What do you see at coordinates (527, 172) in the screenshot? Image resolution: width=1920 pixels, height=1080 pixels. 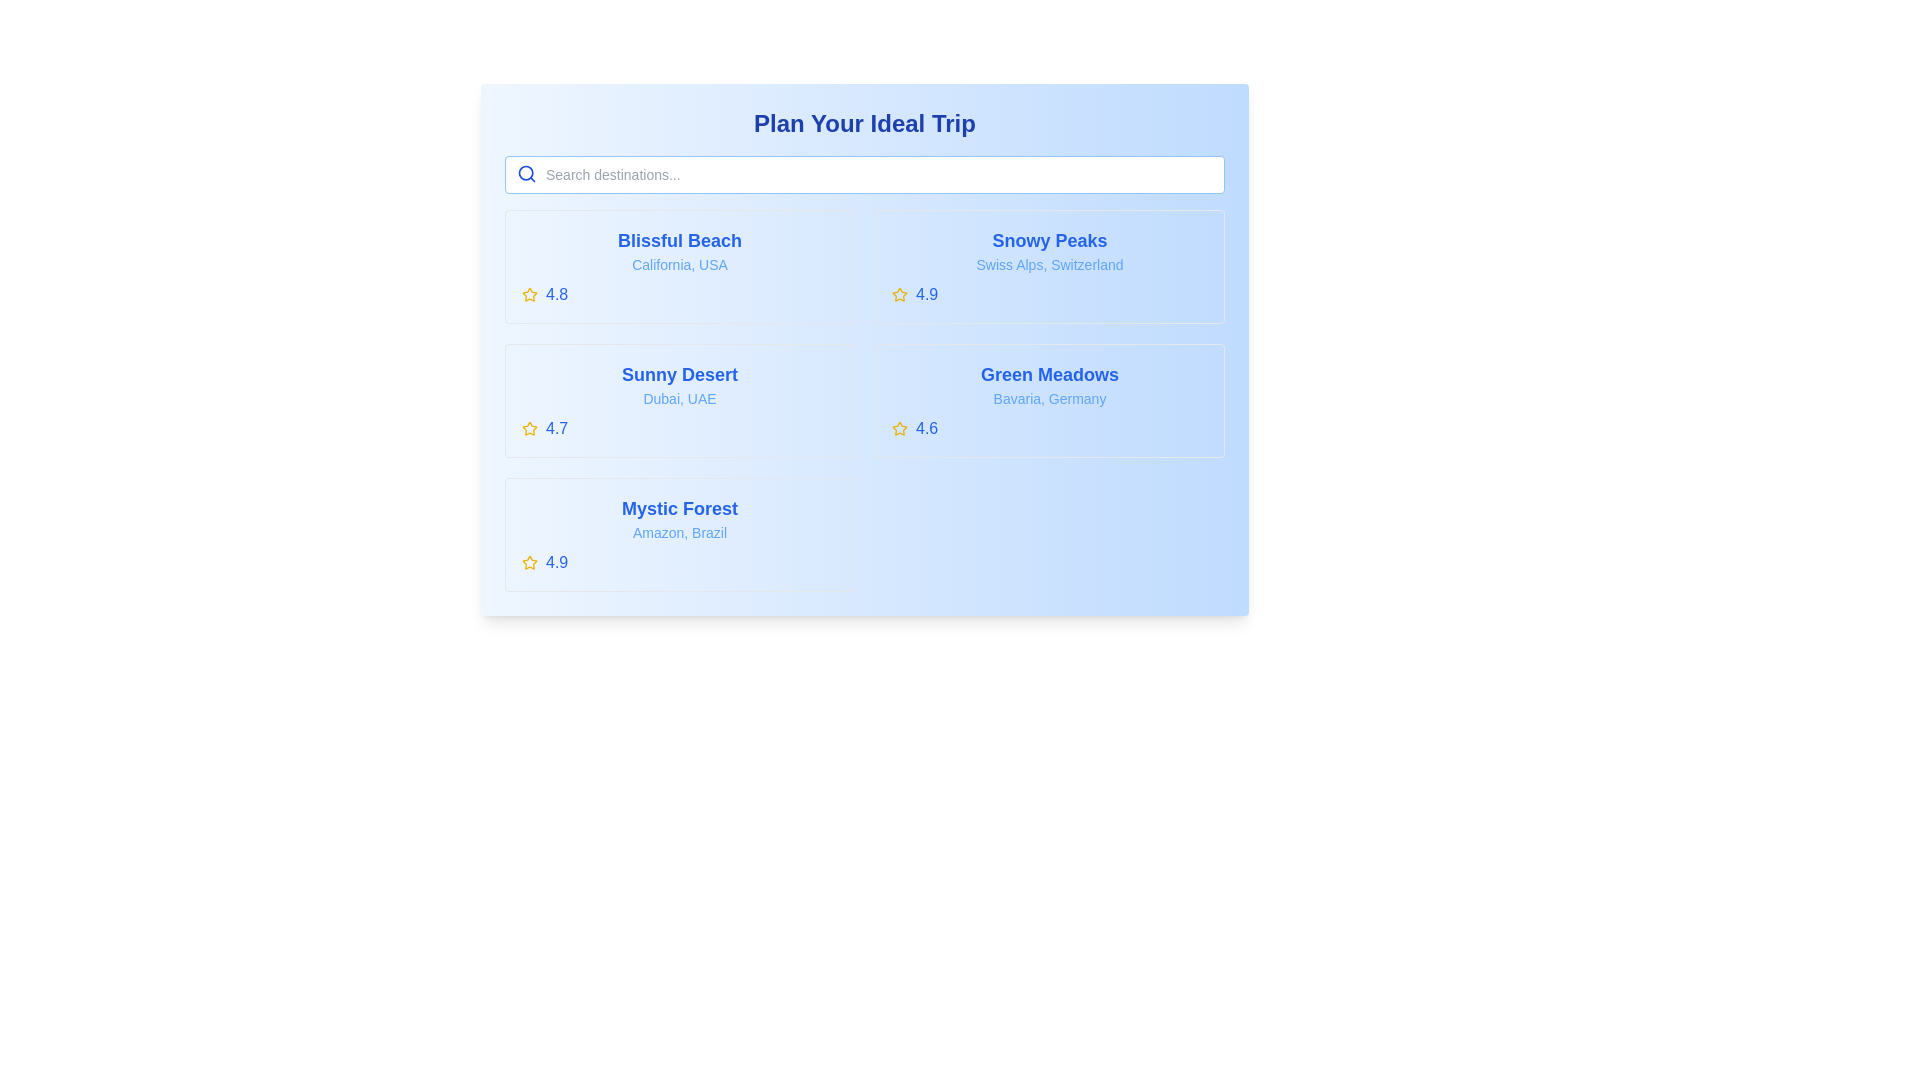 I see `the search icon located to the immediate left of the search input field at the top-left corner of the component listing destinations` at bounding box center [527, 172].